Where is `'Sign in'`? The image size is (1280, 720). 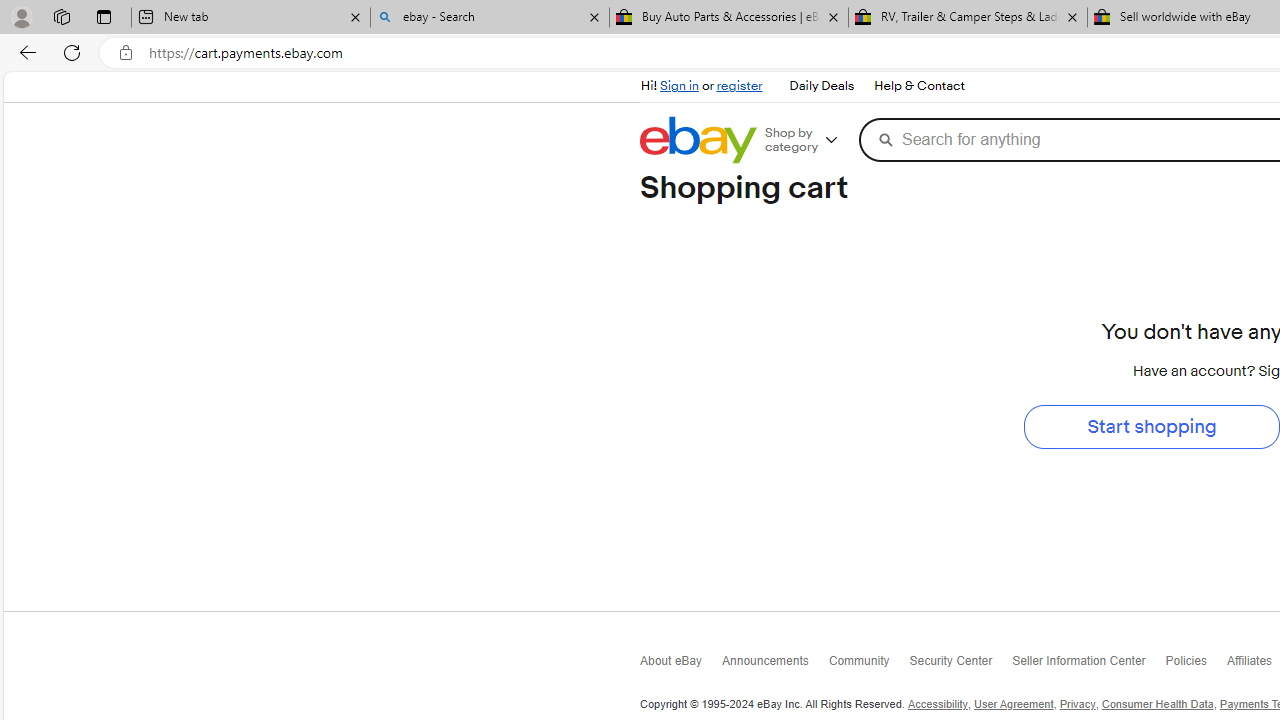
'Sign in' is located at coordinates (679, 85).